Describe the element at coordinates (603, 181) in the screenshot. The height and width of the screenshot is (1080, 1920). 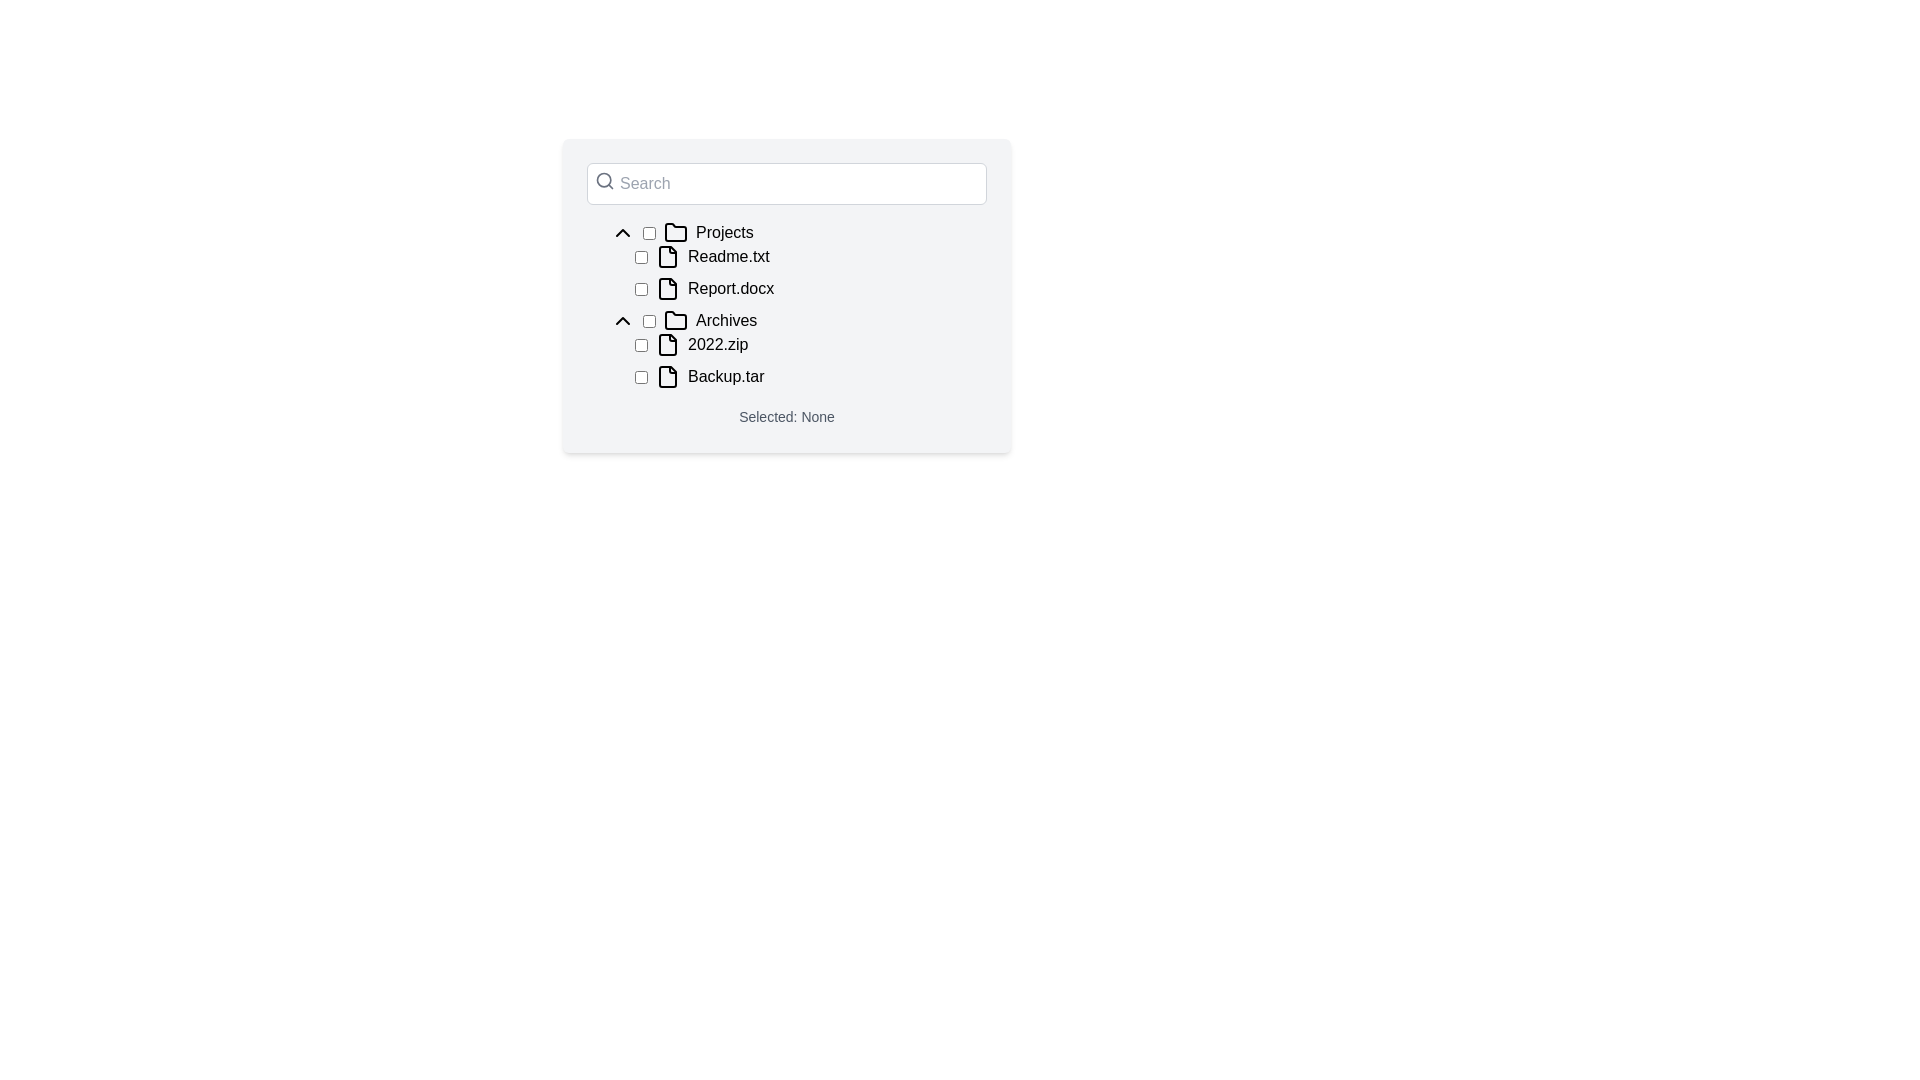
I see `the search icon positioned at the top-left corner of the text input field, which indicates the search functionality` at that location.